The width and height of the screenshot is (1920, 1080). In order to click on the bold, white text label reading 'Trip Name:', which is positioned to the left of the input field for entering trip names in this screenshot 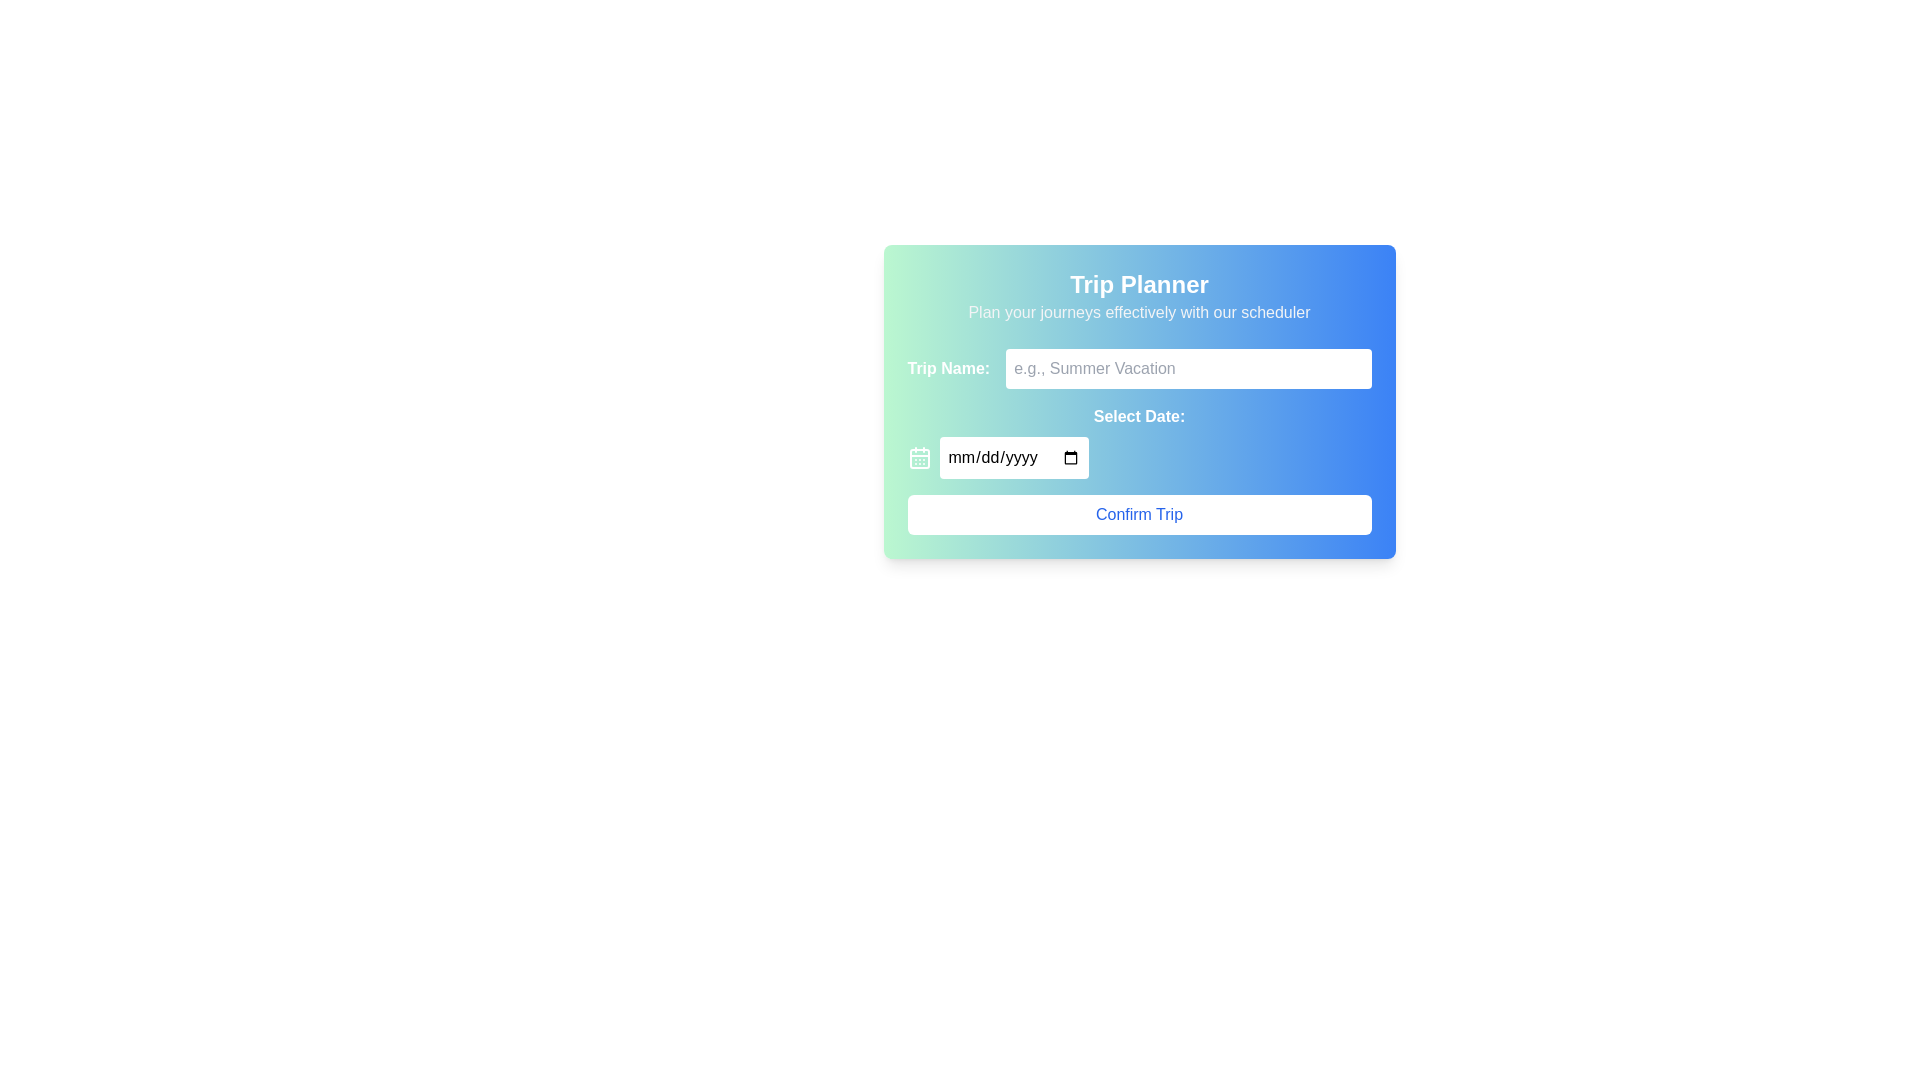, I will do `click(947, 369)`.